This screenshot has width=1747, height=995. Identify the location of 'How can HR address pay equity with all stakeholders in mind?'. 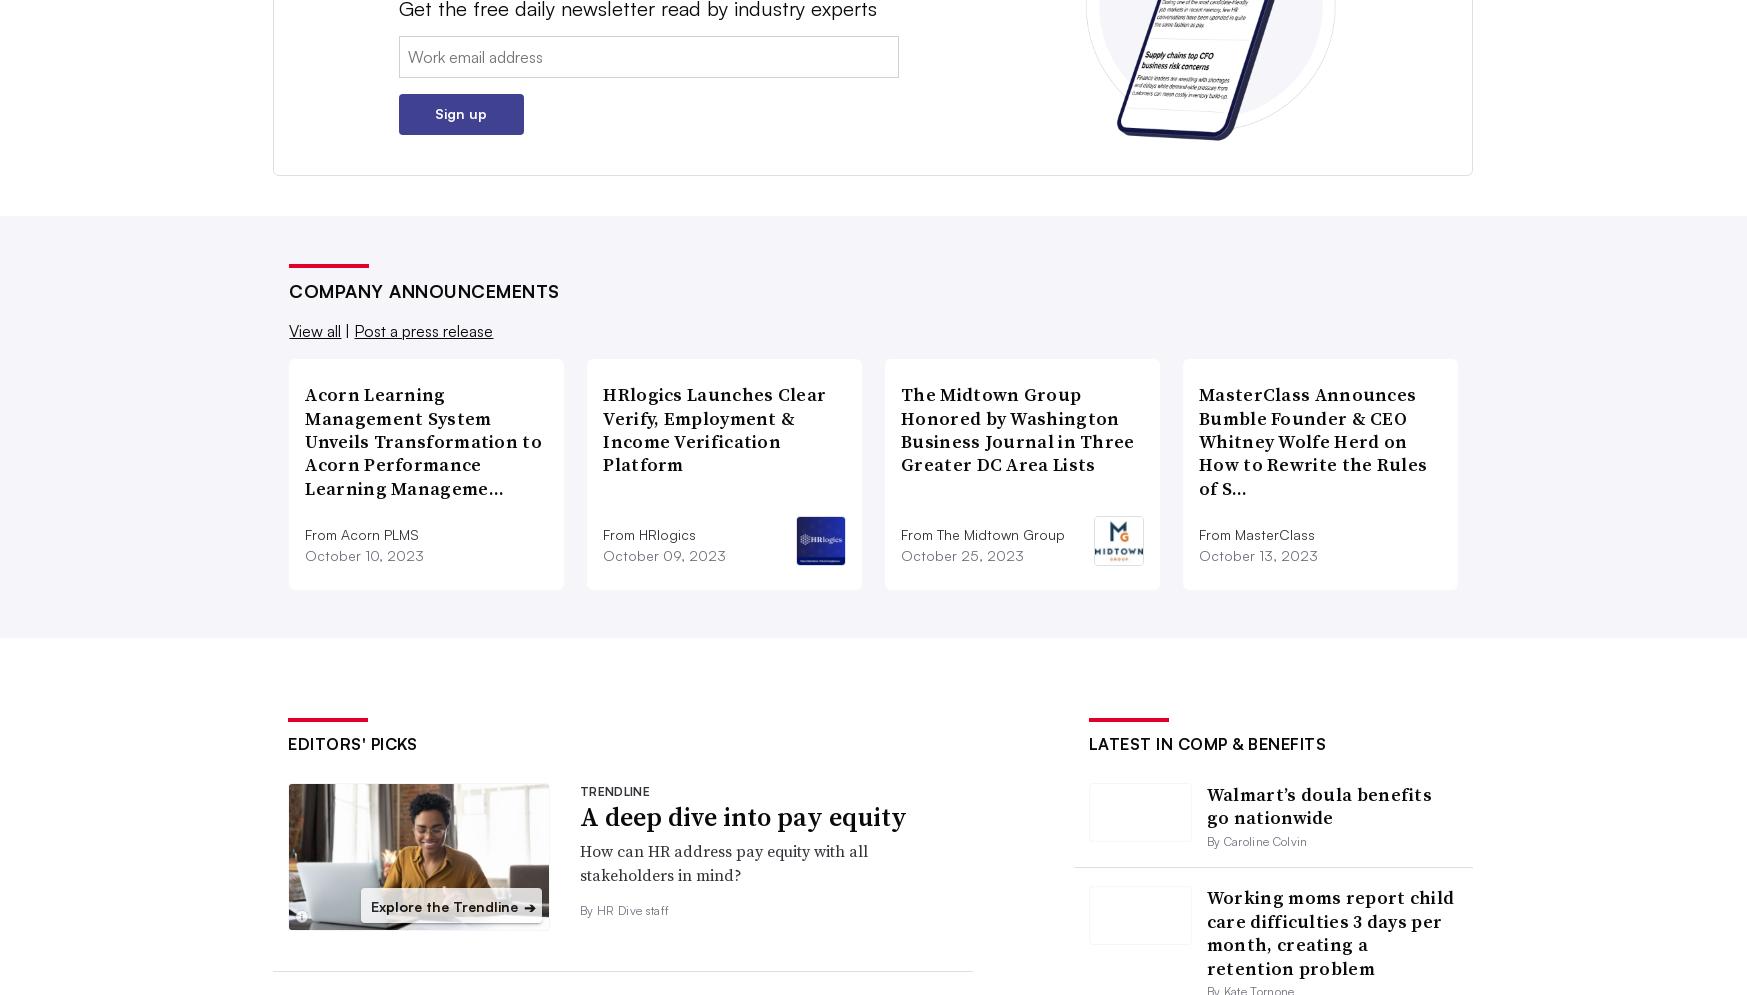
(723, 861).